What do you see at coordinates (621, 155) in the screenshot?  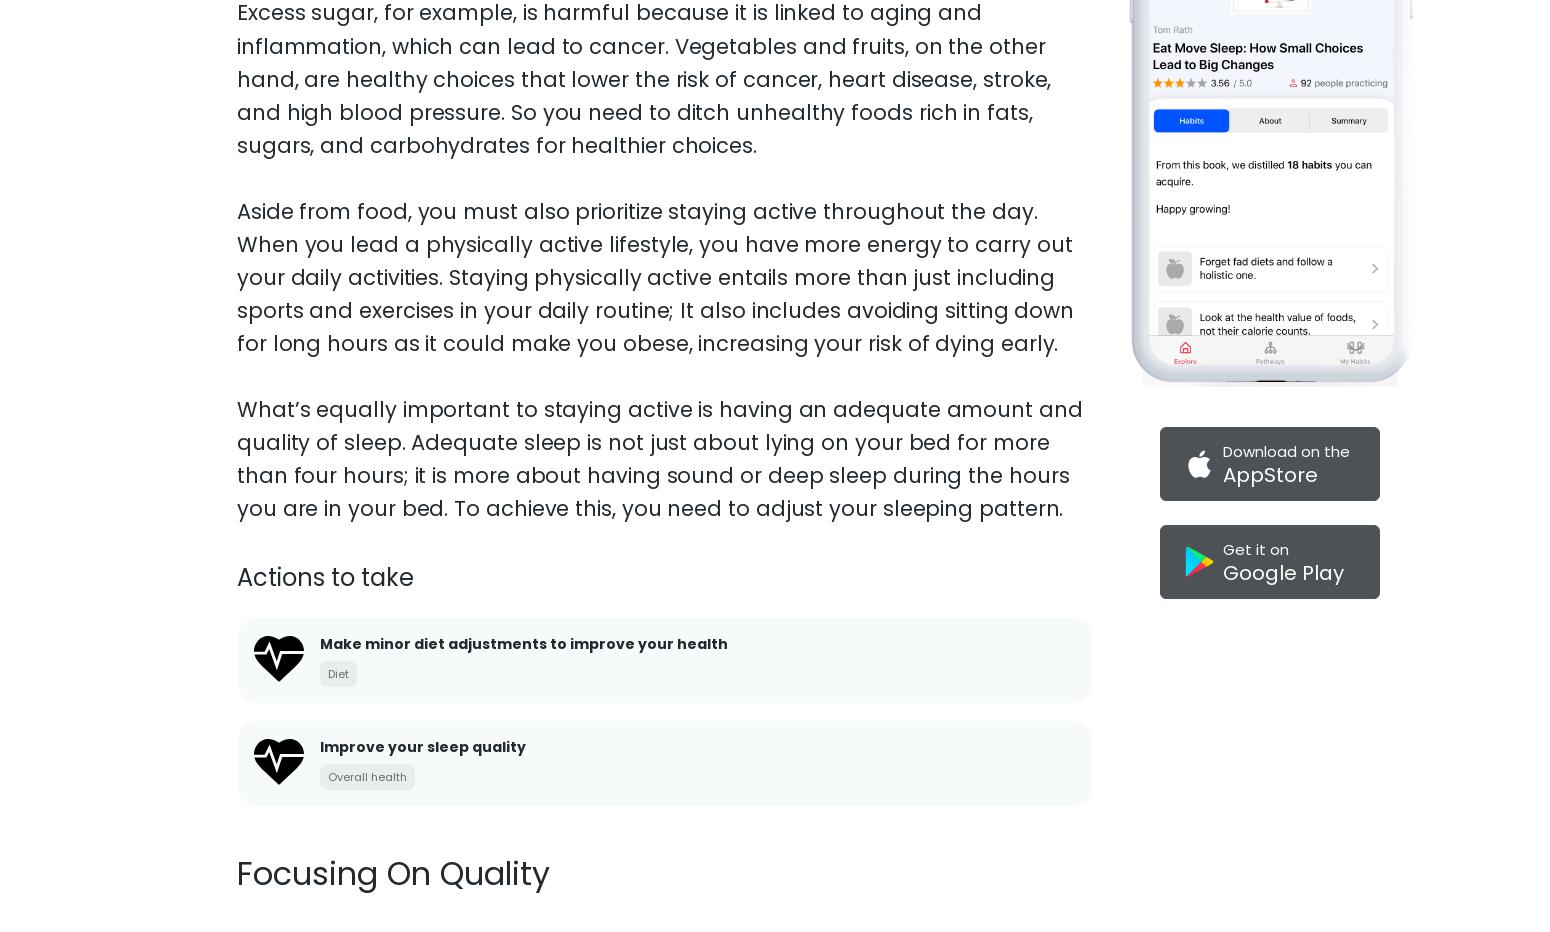 I see `'“So instead of letting these broad, long-term goals overwhelm you, pick specific reasons that motivate you to be more active right now.”'` at bounding box center [621, 155].